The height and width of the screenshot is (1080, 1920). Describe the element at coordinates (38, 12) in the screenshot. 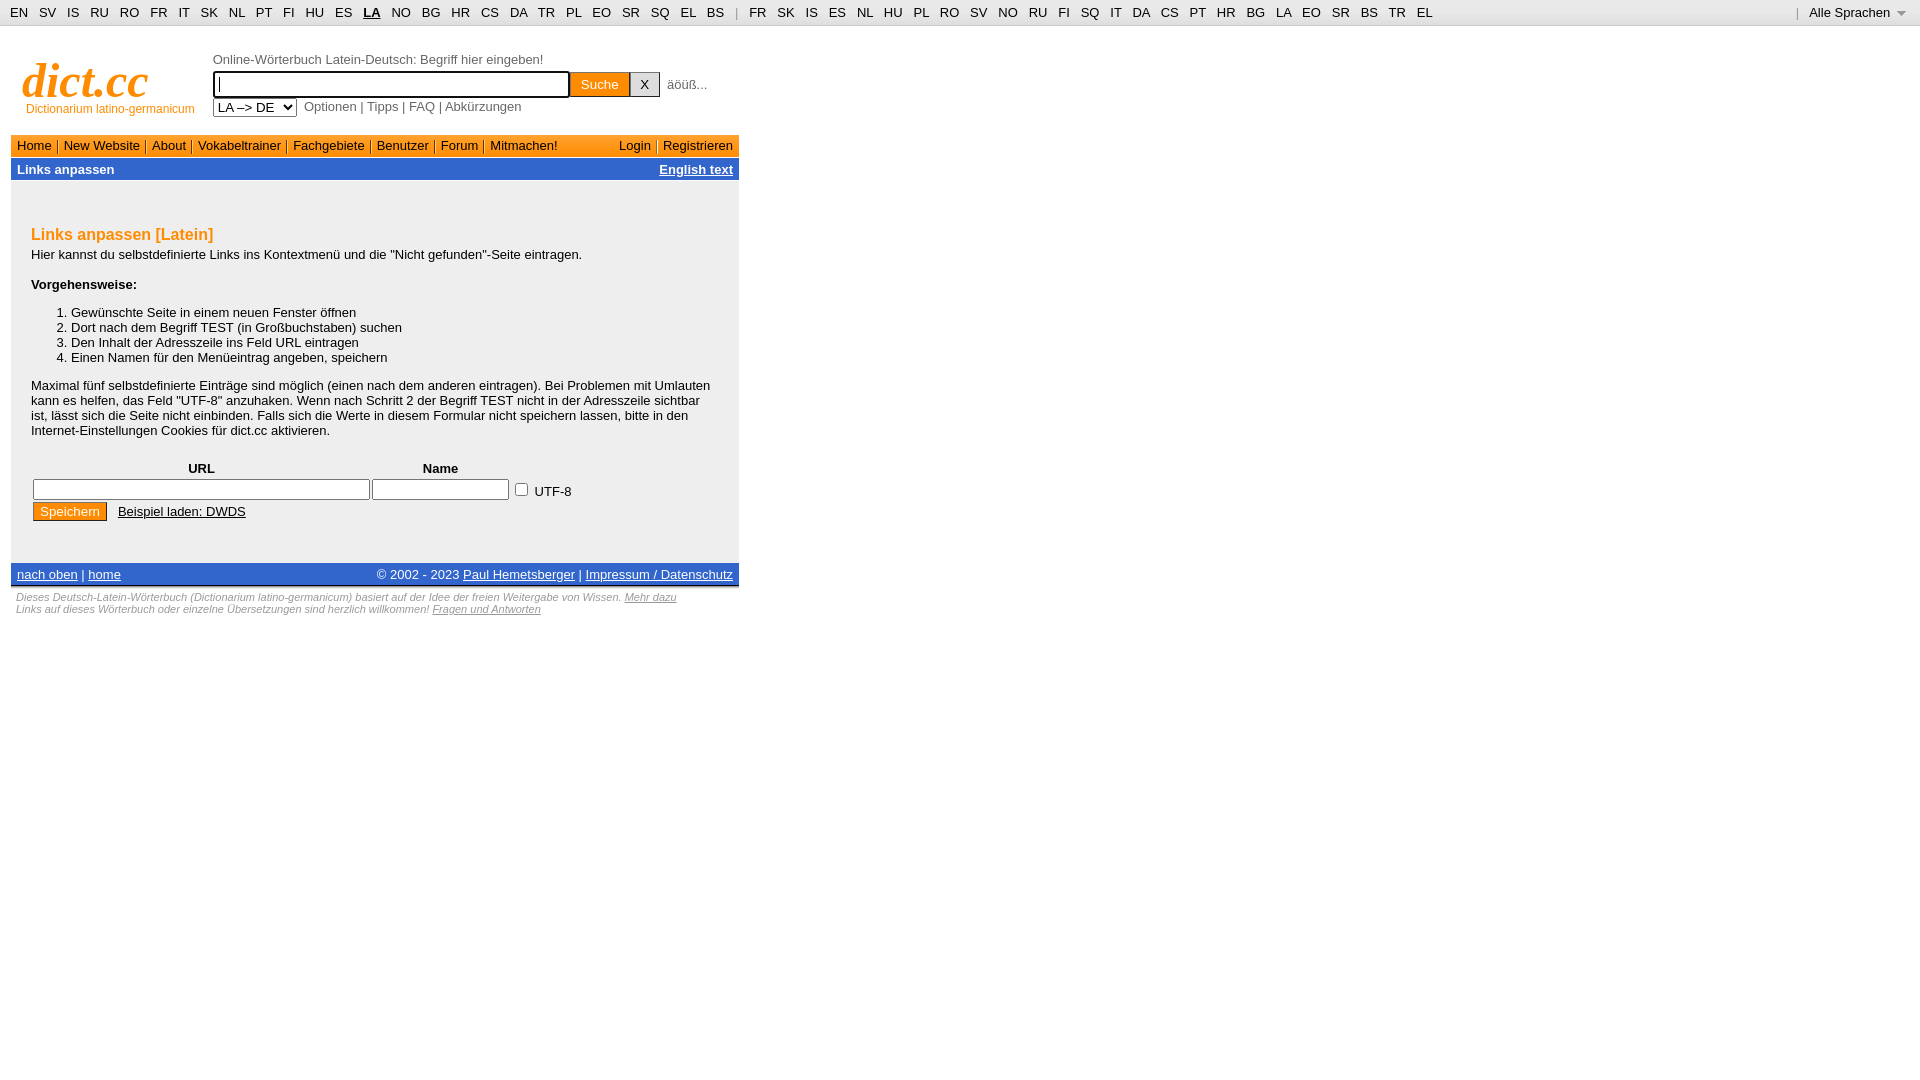

I see `'SV'` at that location.